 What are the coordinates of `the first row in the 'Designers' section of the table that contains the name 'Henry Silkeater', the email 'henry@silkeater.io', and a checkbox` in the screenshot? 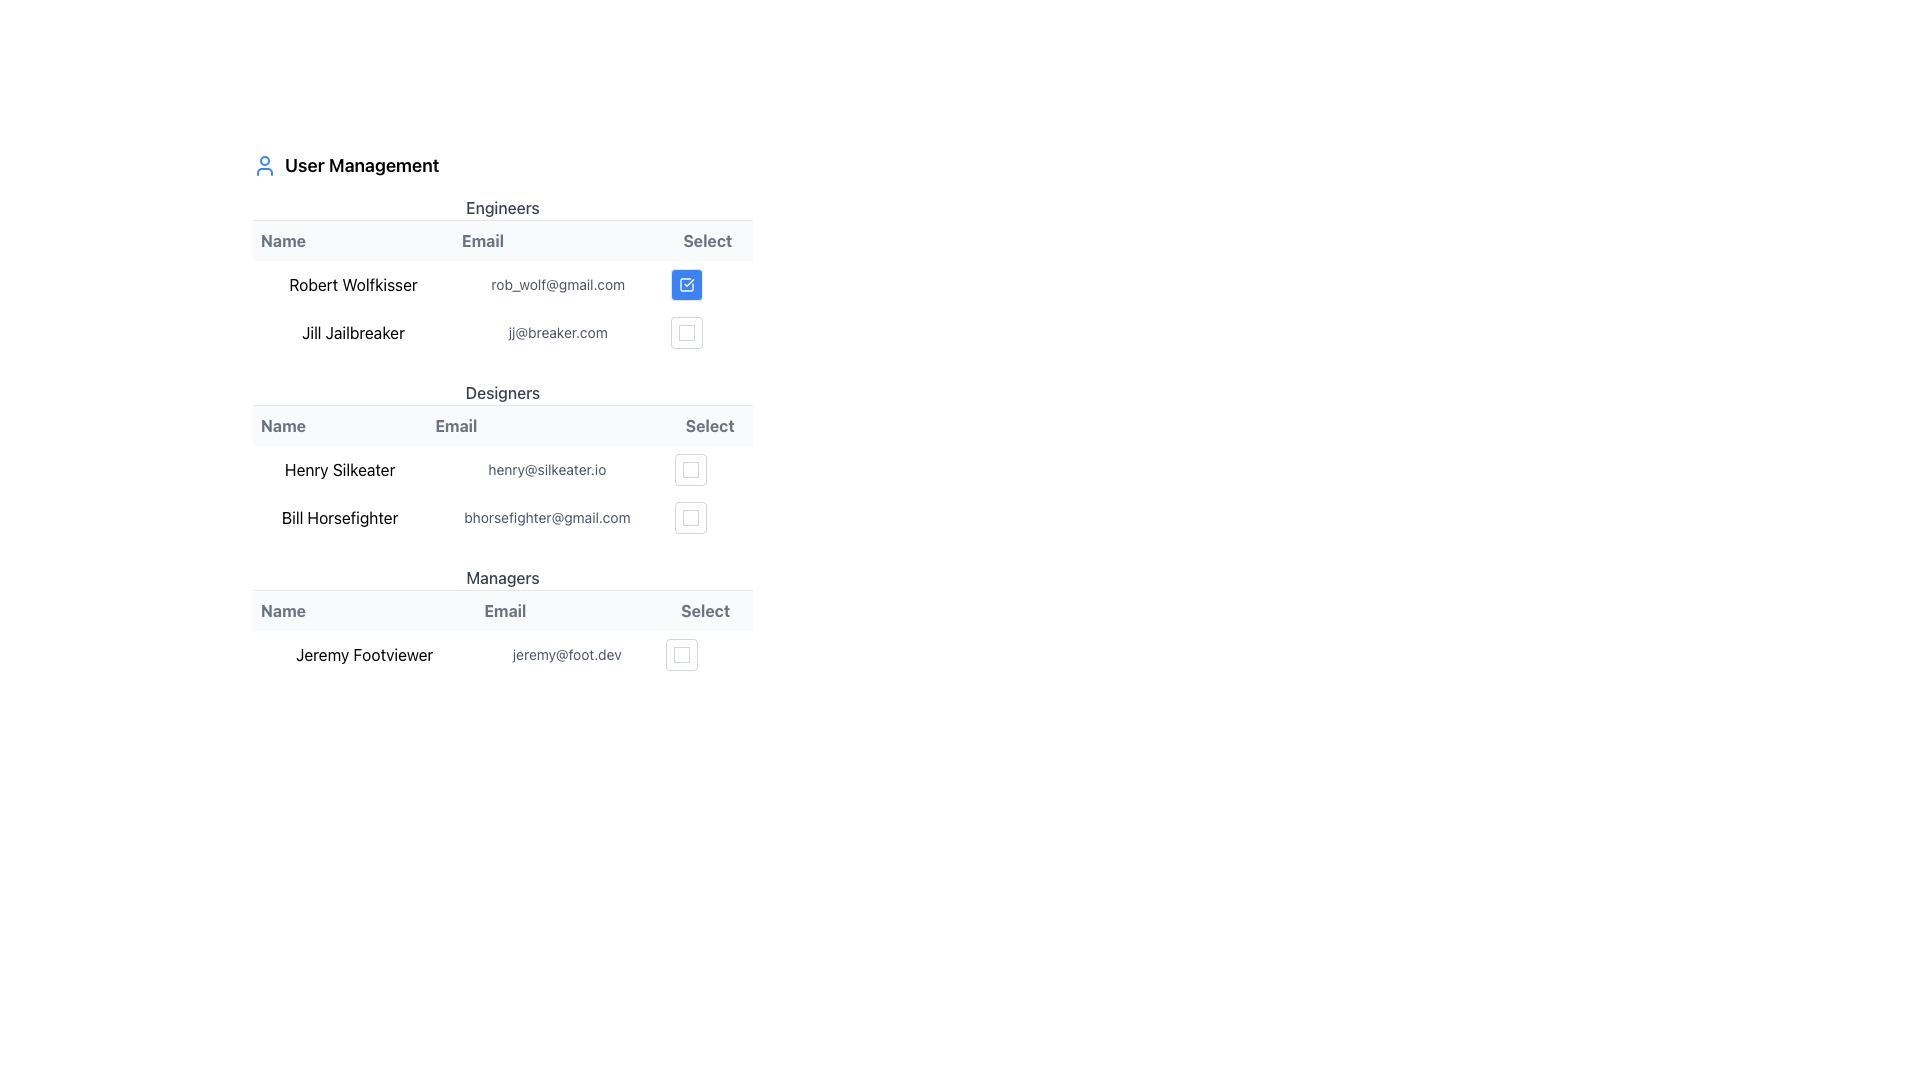 It's located at (503, 470).